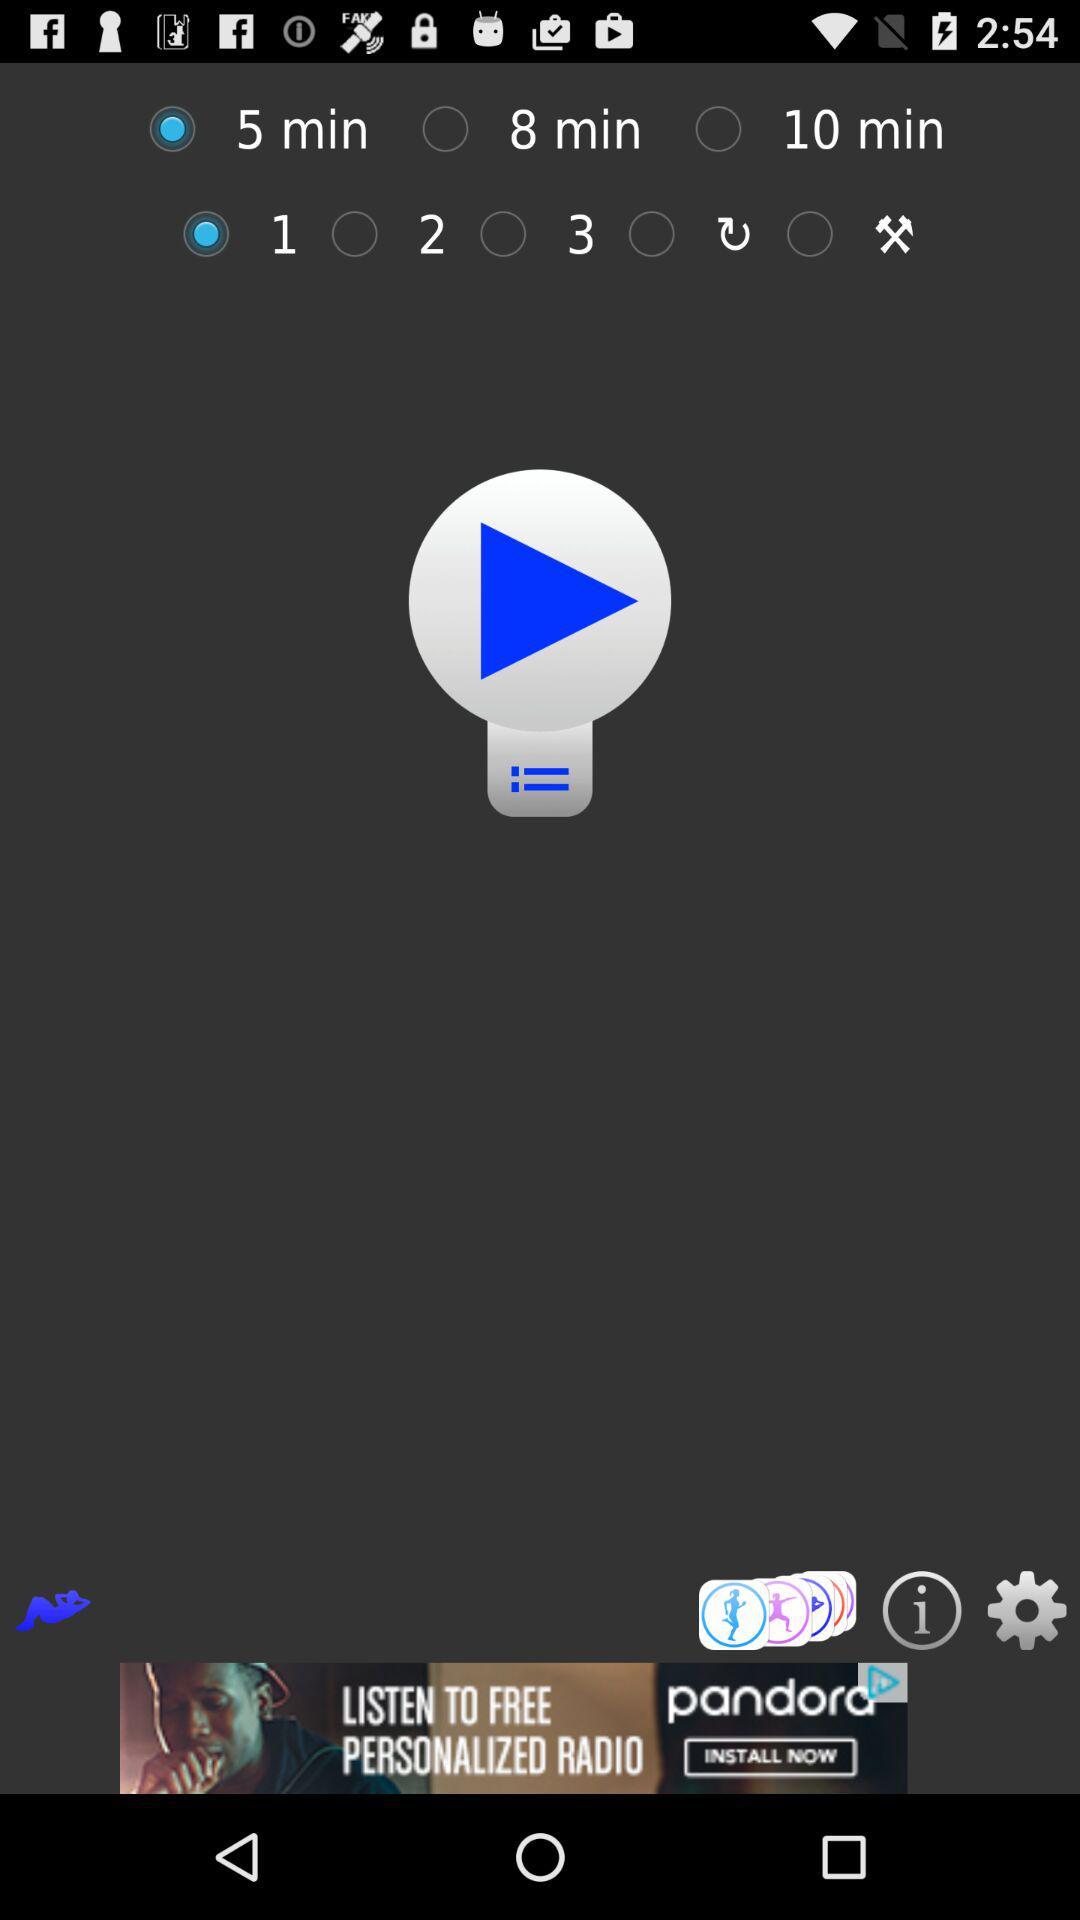  Describe the element at coordinates (922, 1610) in the screenshot. I see `information symbol` at that location.